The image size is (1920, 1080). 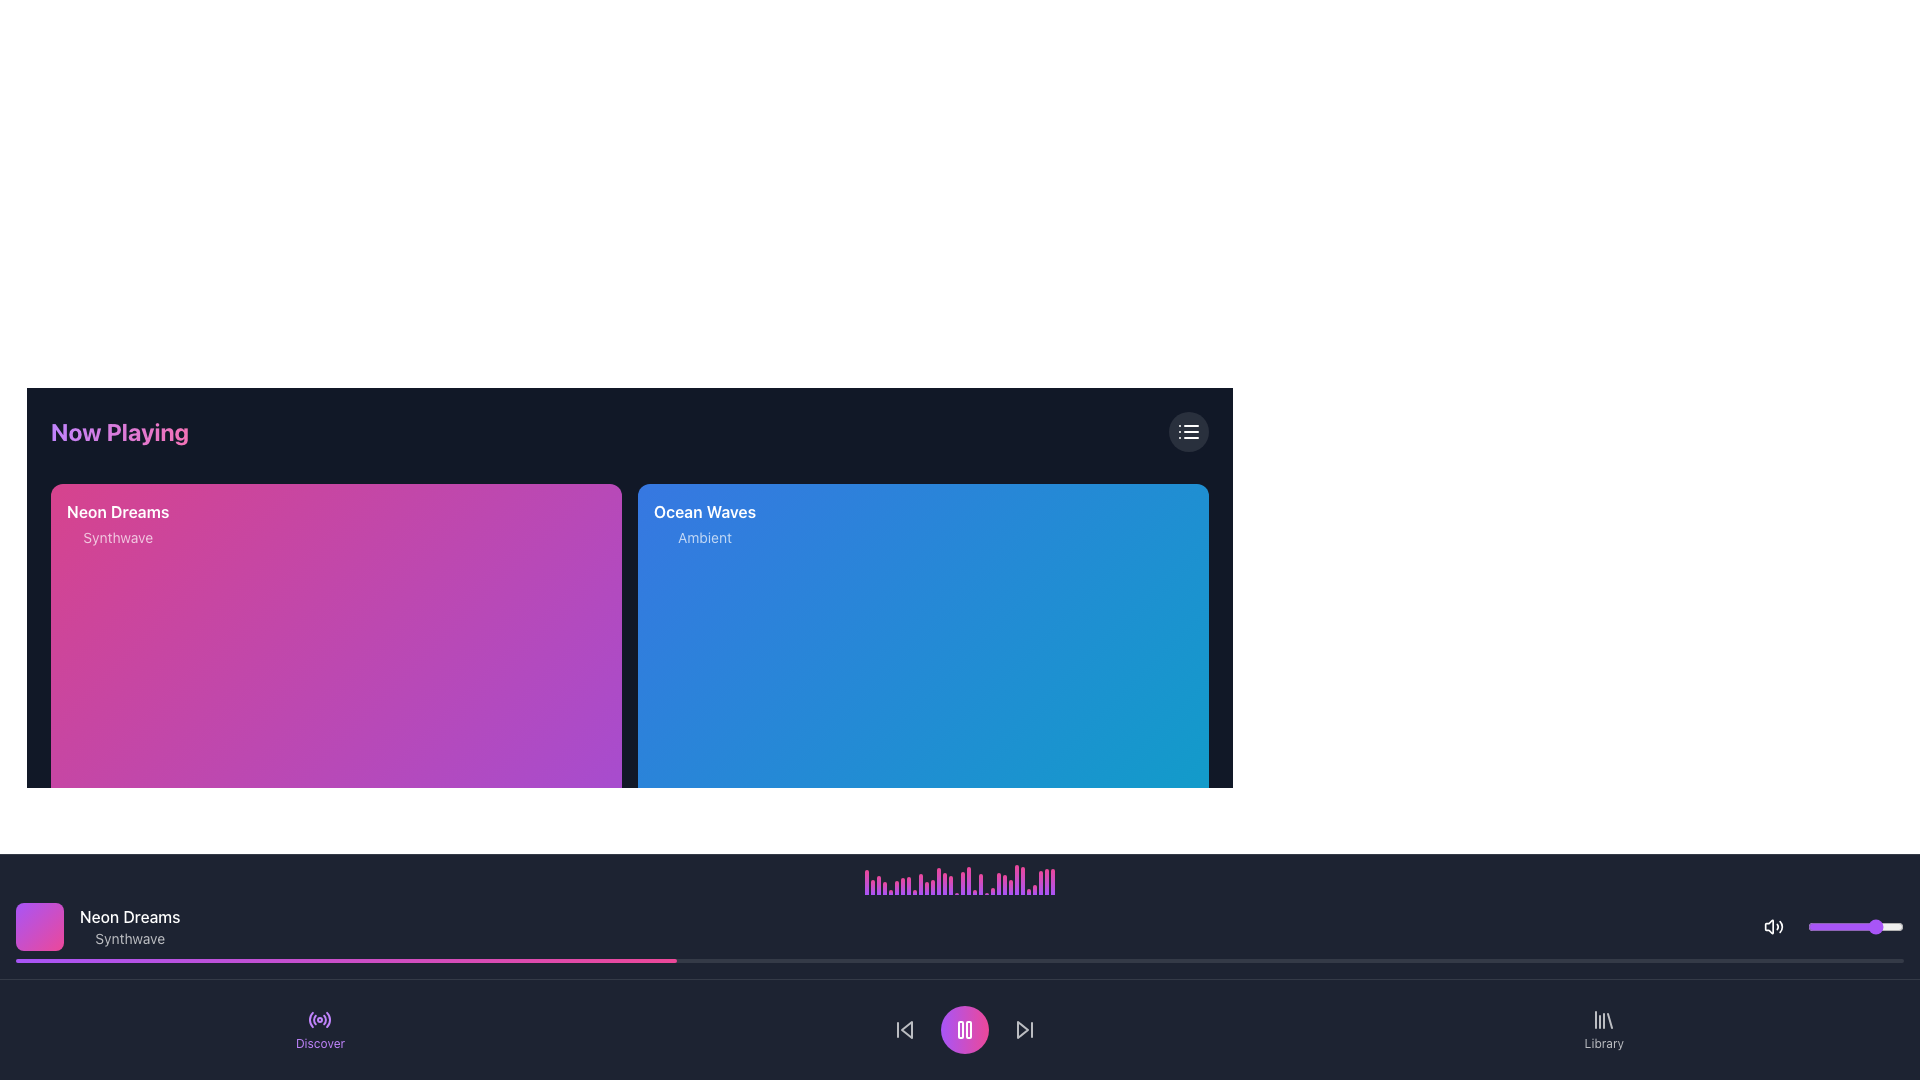 I want to click on the 15th vertical bar of the graphical equalizer display, which visualizes audio frequencies or levels, so click(x=949, y=882).